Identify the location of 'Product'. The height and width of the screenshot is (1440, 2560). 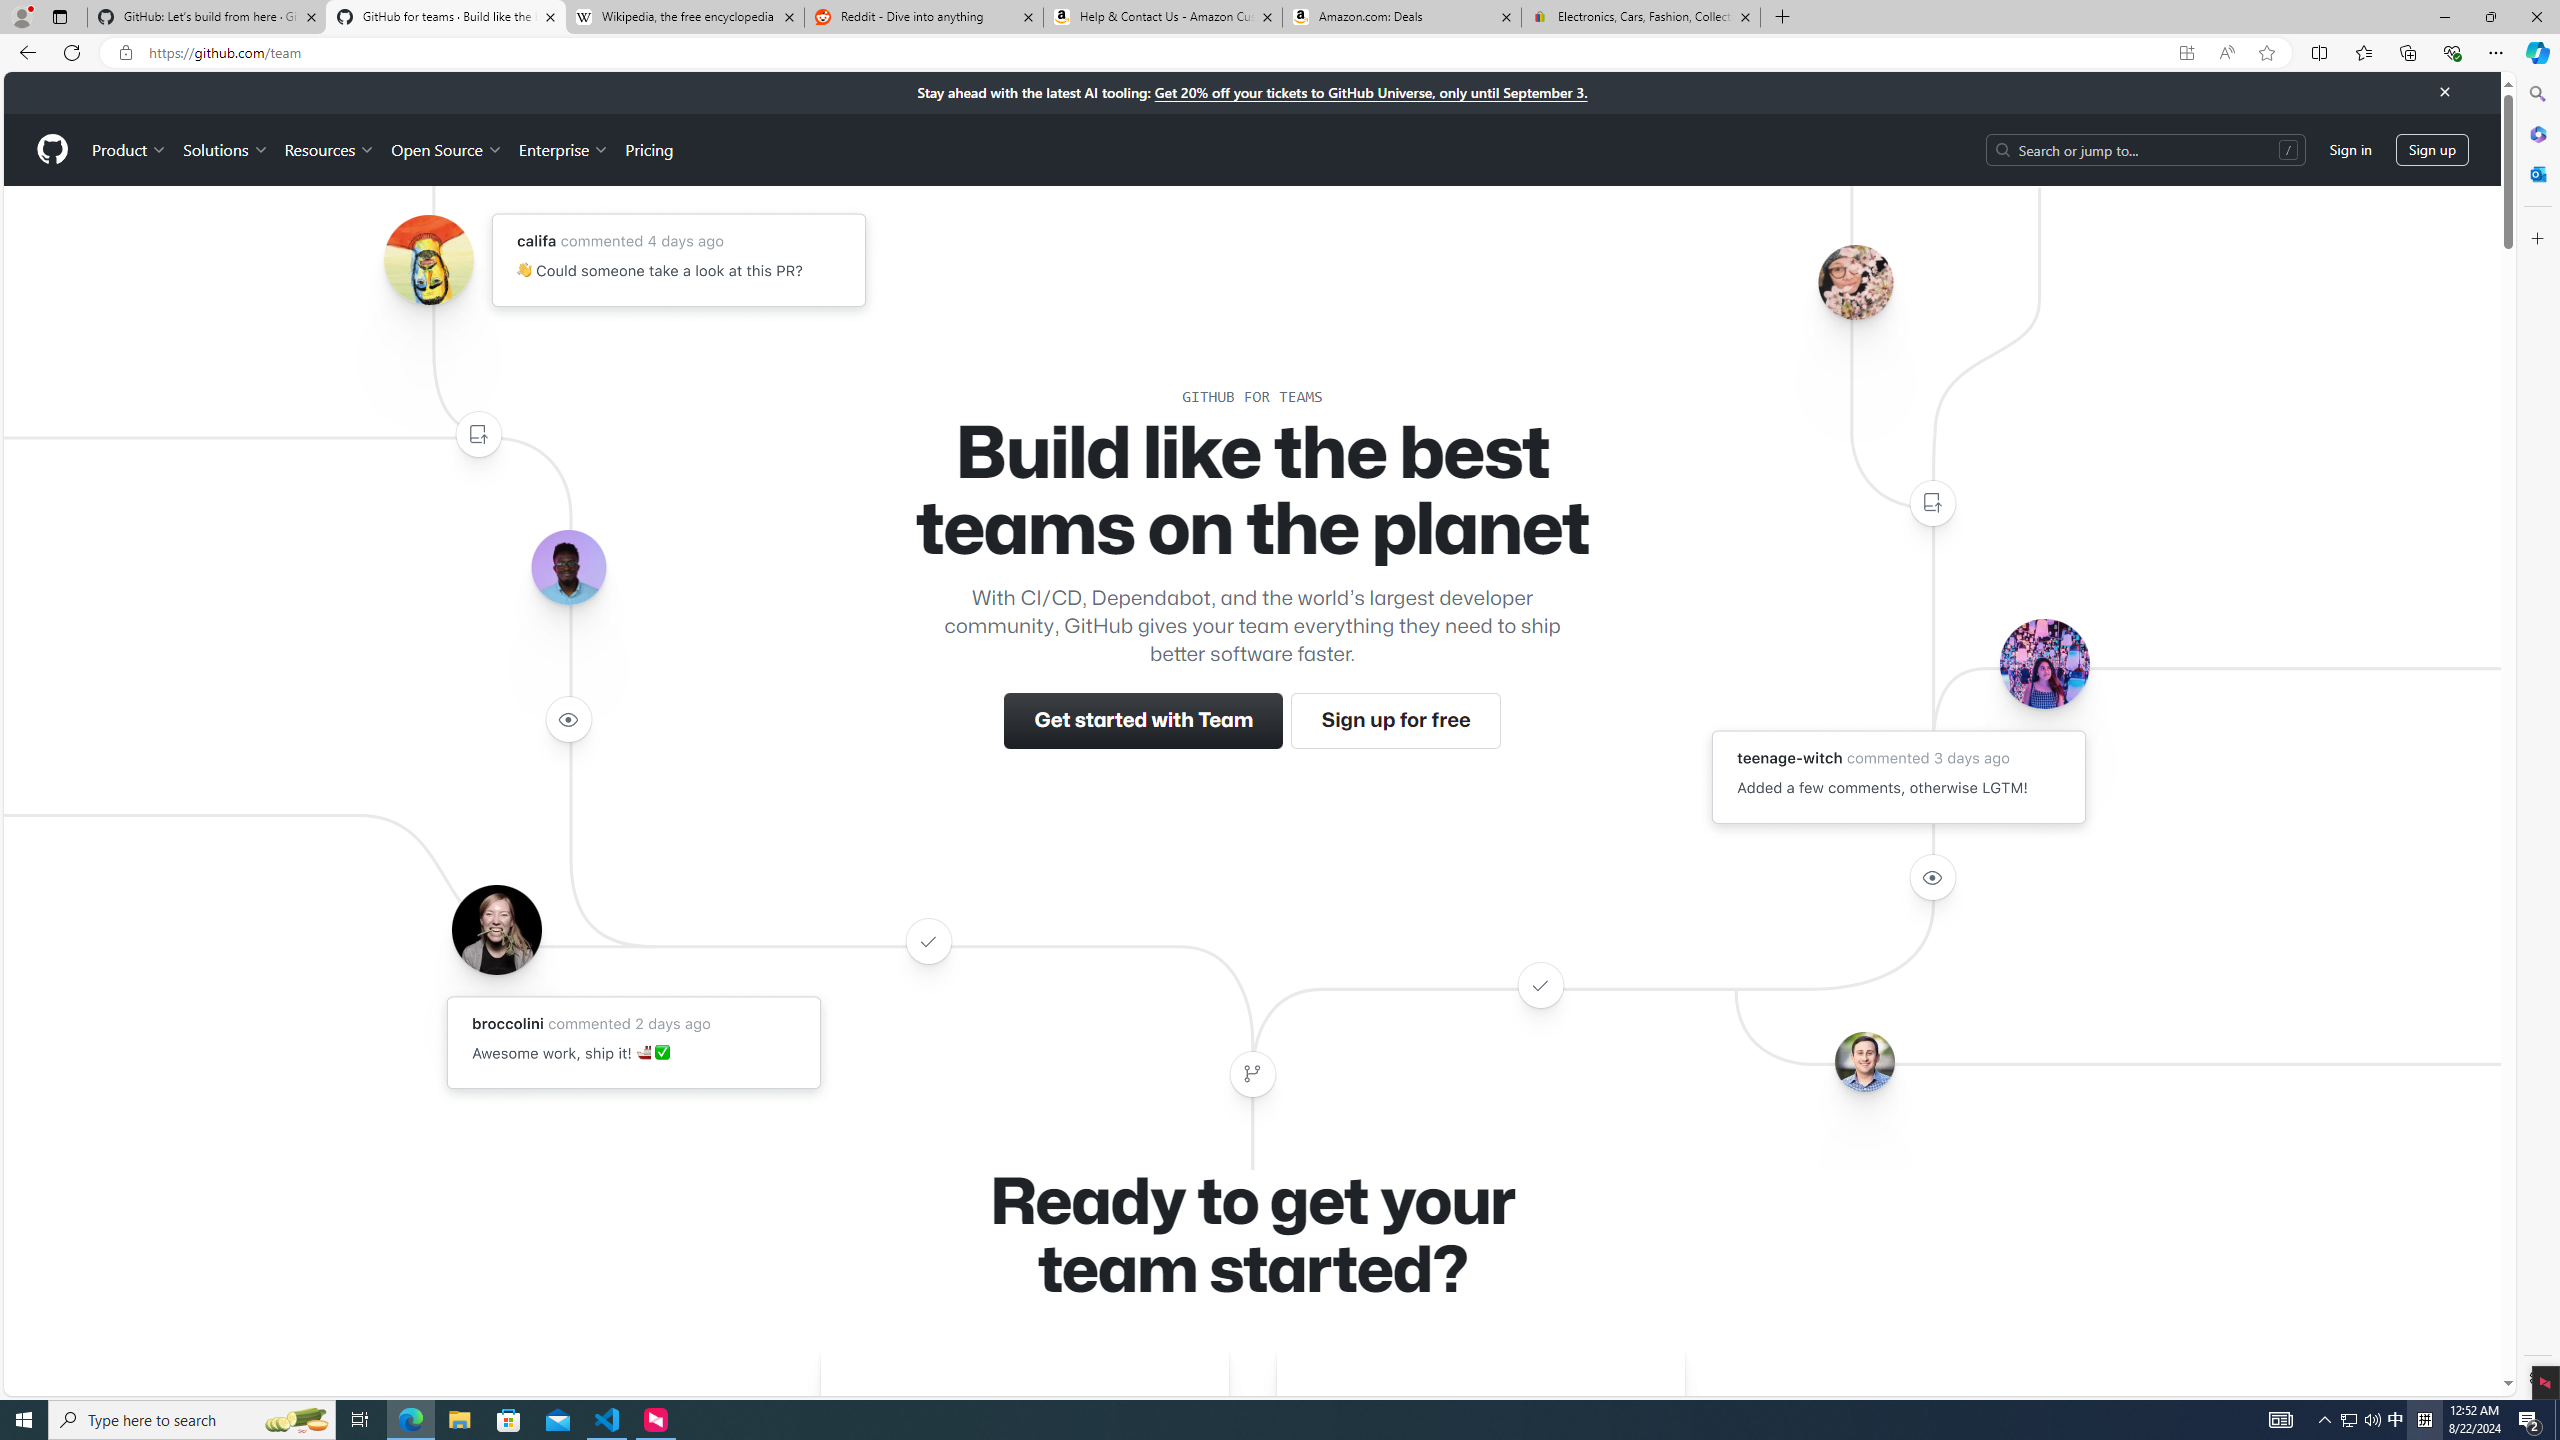
(130, 149).